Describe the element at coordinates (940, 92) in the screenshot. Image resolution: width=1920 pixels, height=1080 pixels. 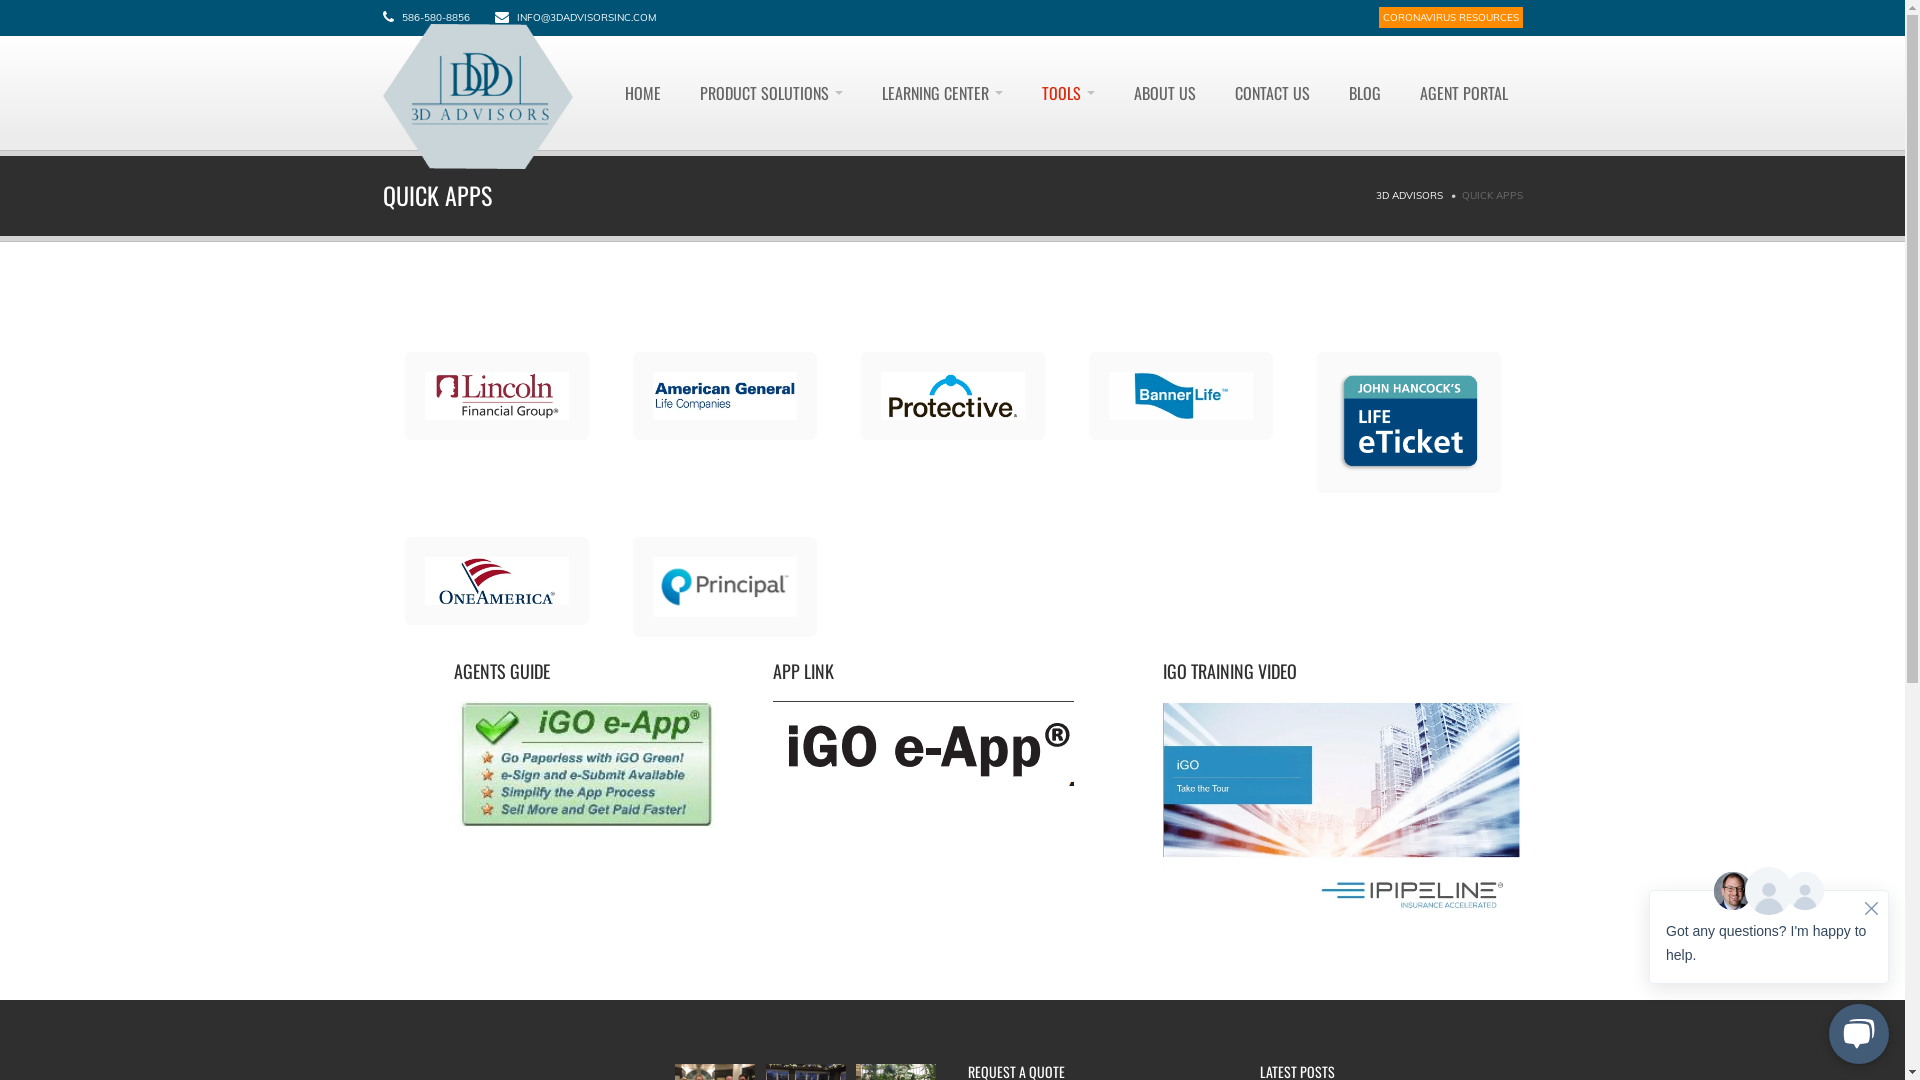
I see `'LEARNING CENTER'` at that location.